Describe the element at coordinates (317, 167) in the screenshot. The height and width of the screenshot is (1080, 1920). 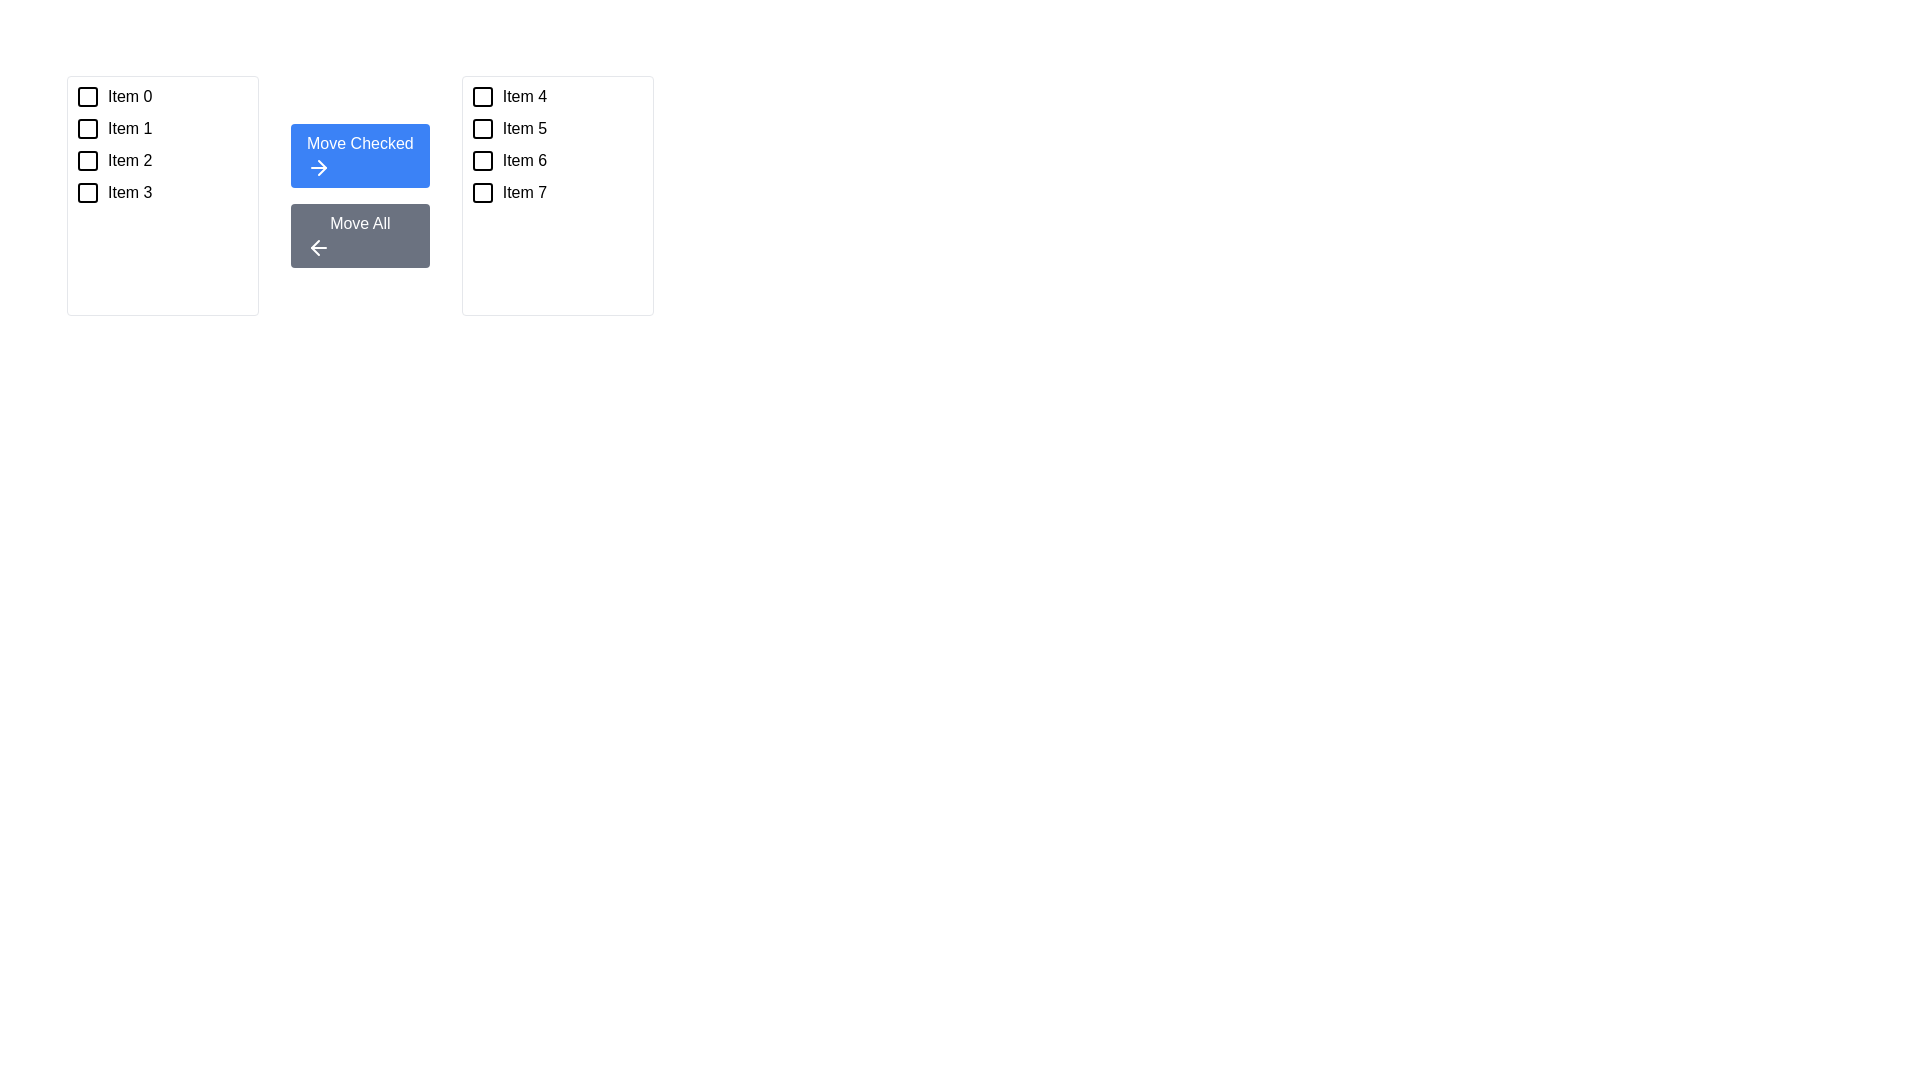
I see `the right-oriented arrow icon located in the center of the blue button labeled 'Move Checked'` at that location.